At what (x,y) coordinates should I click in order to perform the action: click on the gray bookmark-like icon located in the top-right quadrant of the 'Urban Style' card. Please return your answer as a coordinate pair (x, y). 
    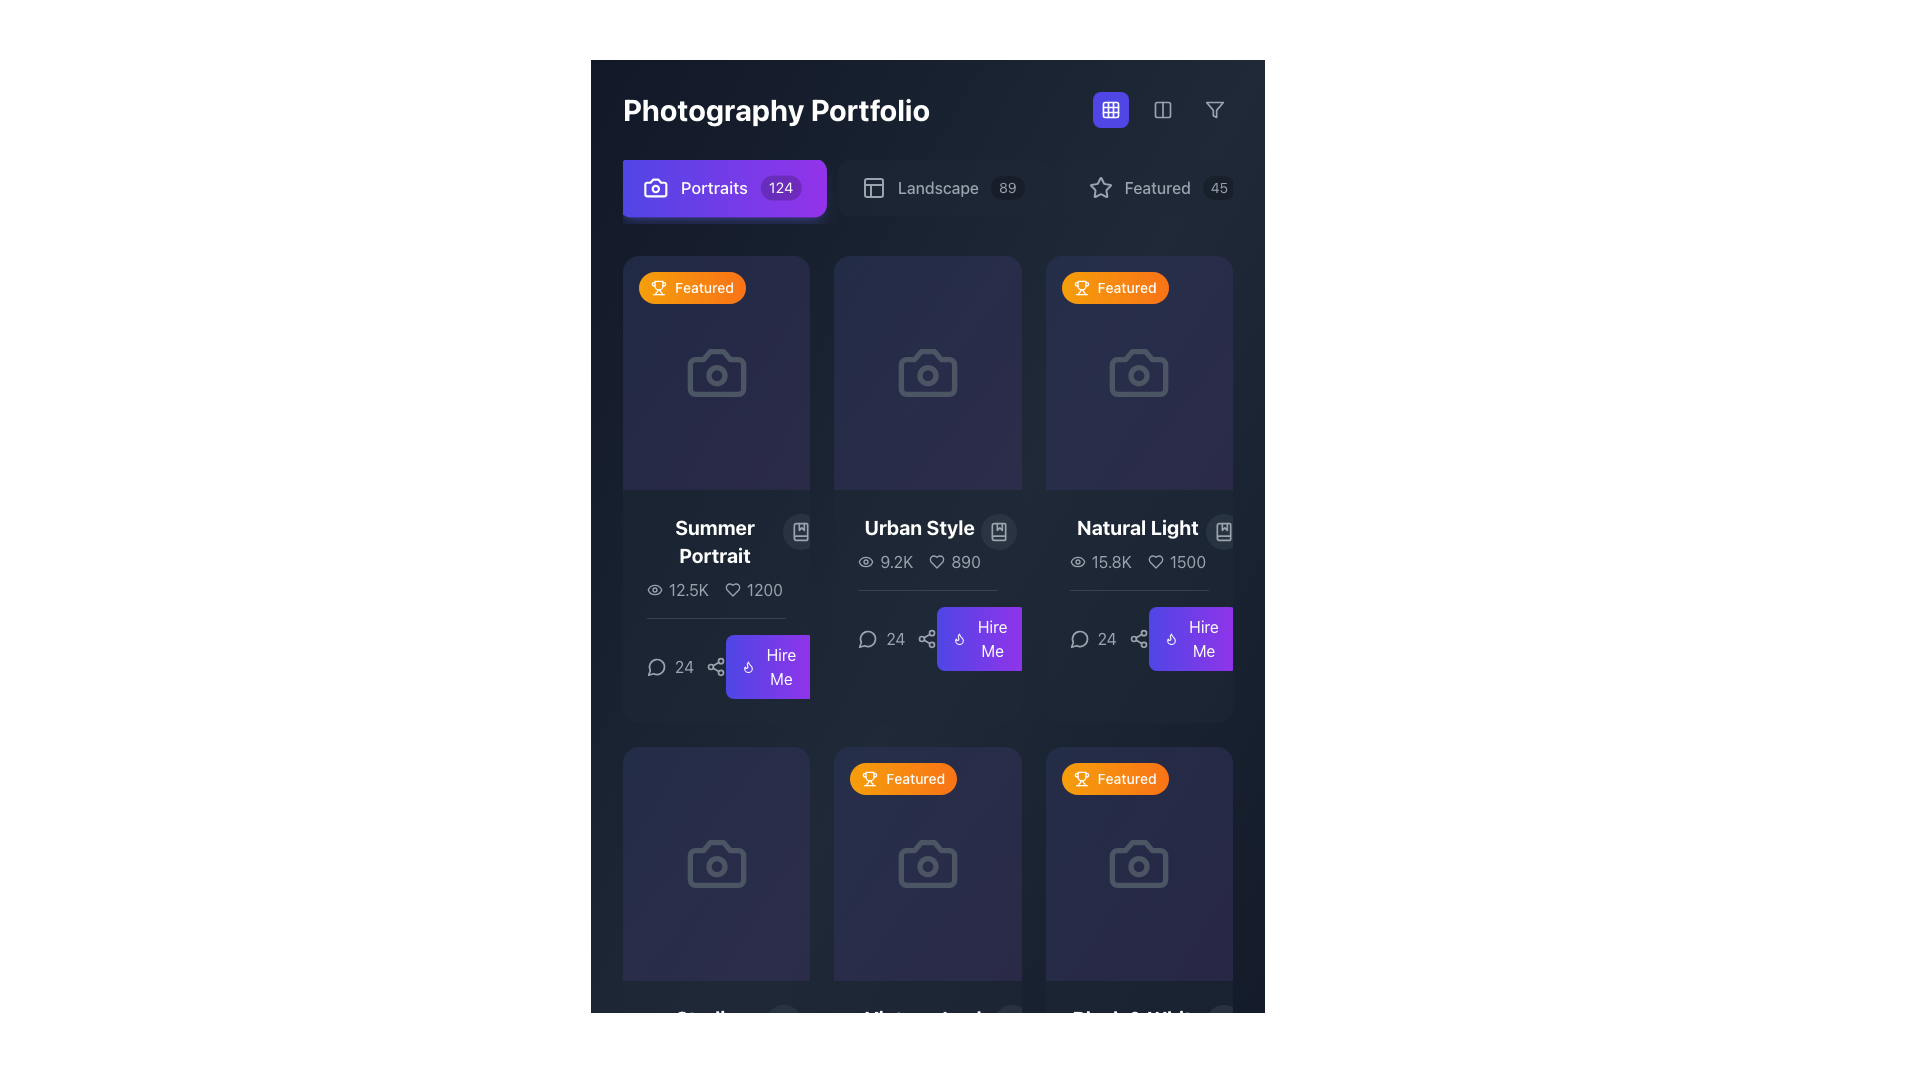
    Looking at the image, I should click on (998, 531).